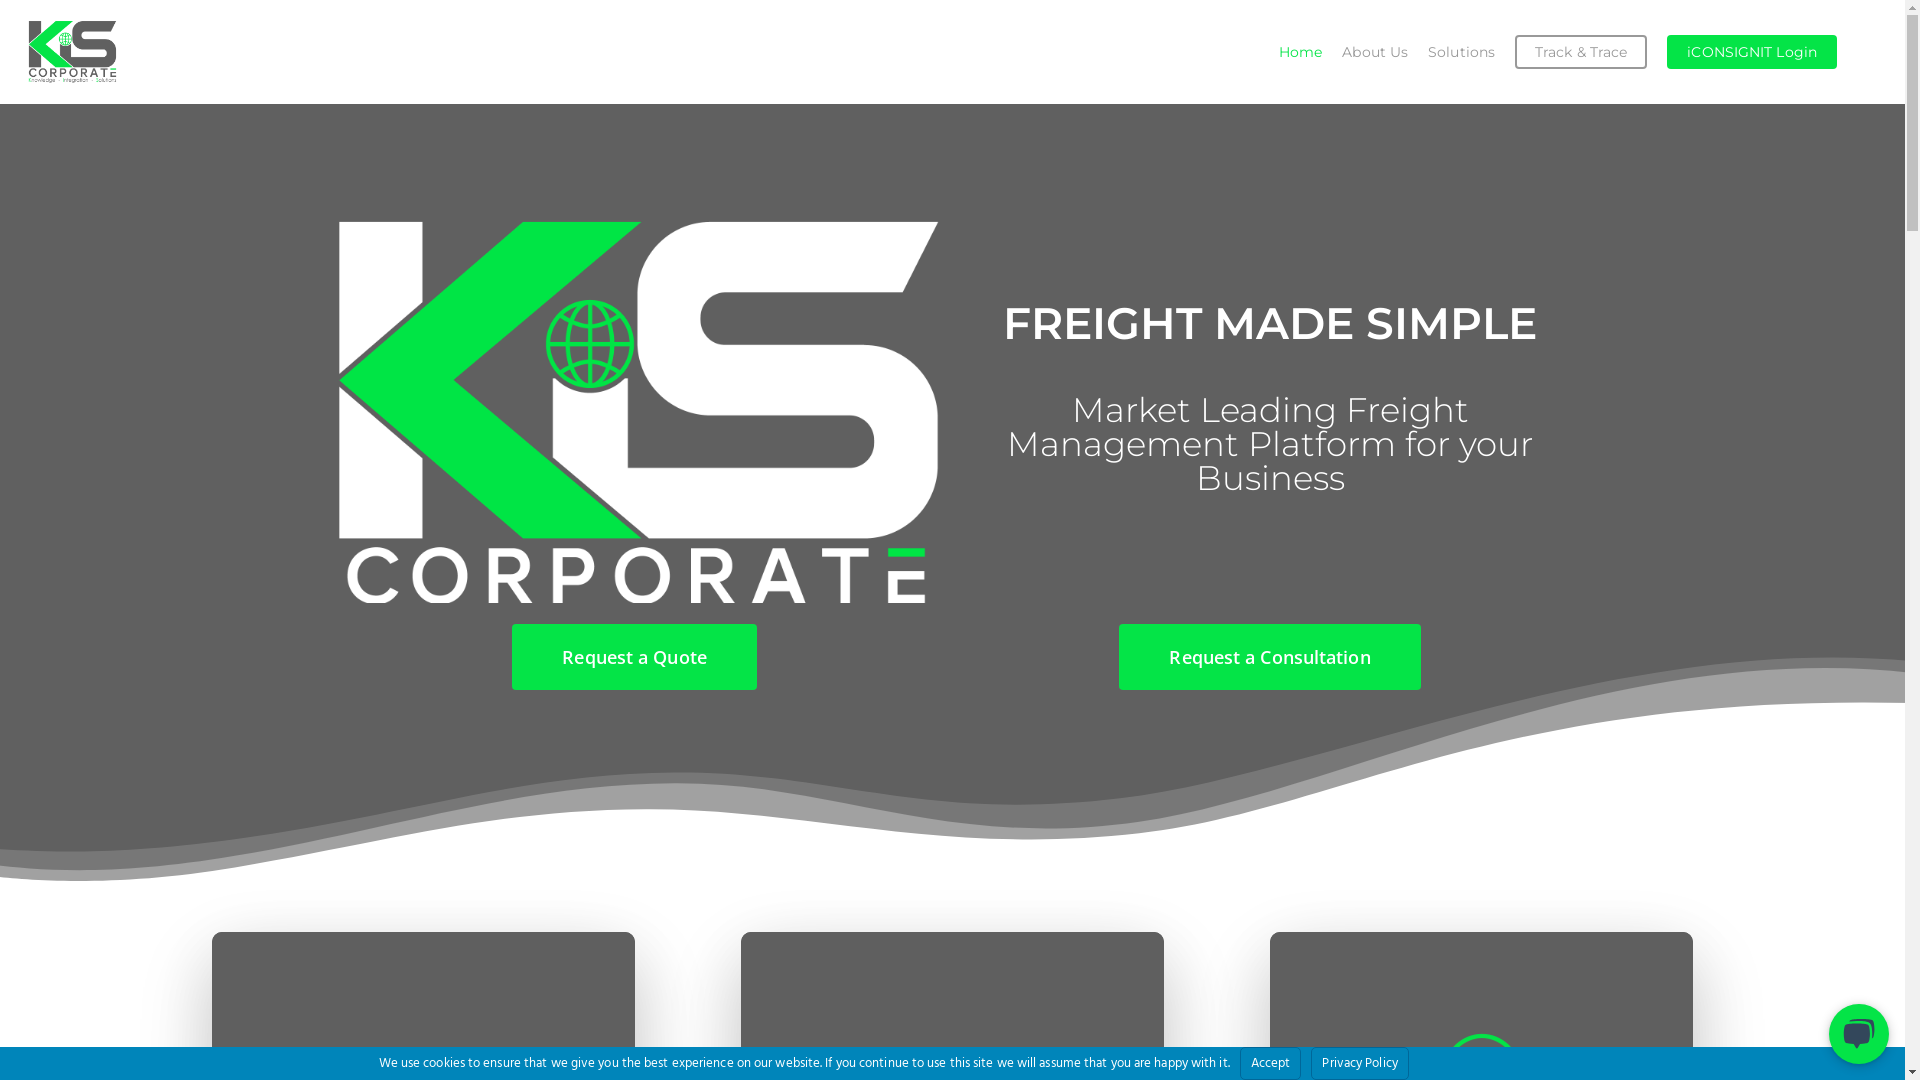  What do you see at coordinates (1579, 50) in the screenshot?
I see `'Track & Trace'` at bounding box center [1579, 50].